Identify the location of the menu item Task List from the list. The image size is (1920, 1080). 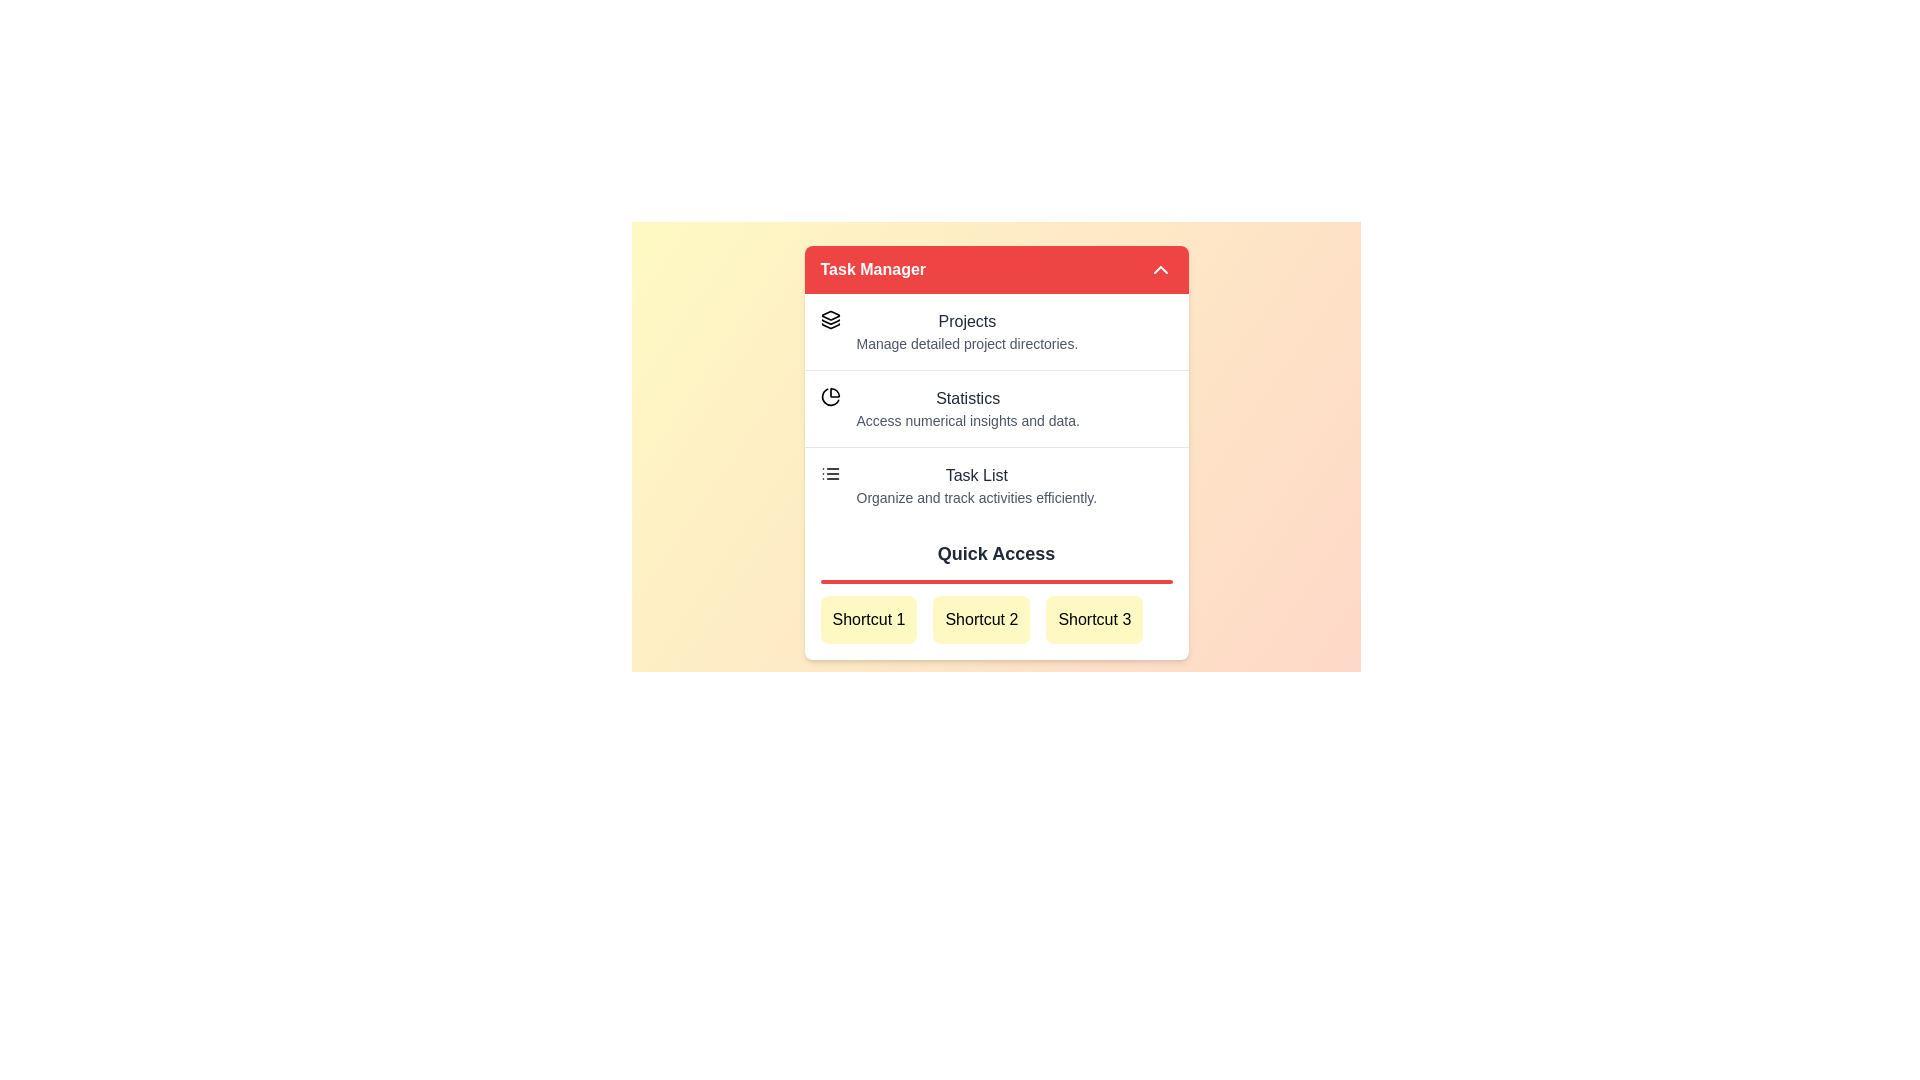
(996, 485).